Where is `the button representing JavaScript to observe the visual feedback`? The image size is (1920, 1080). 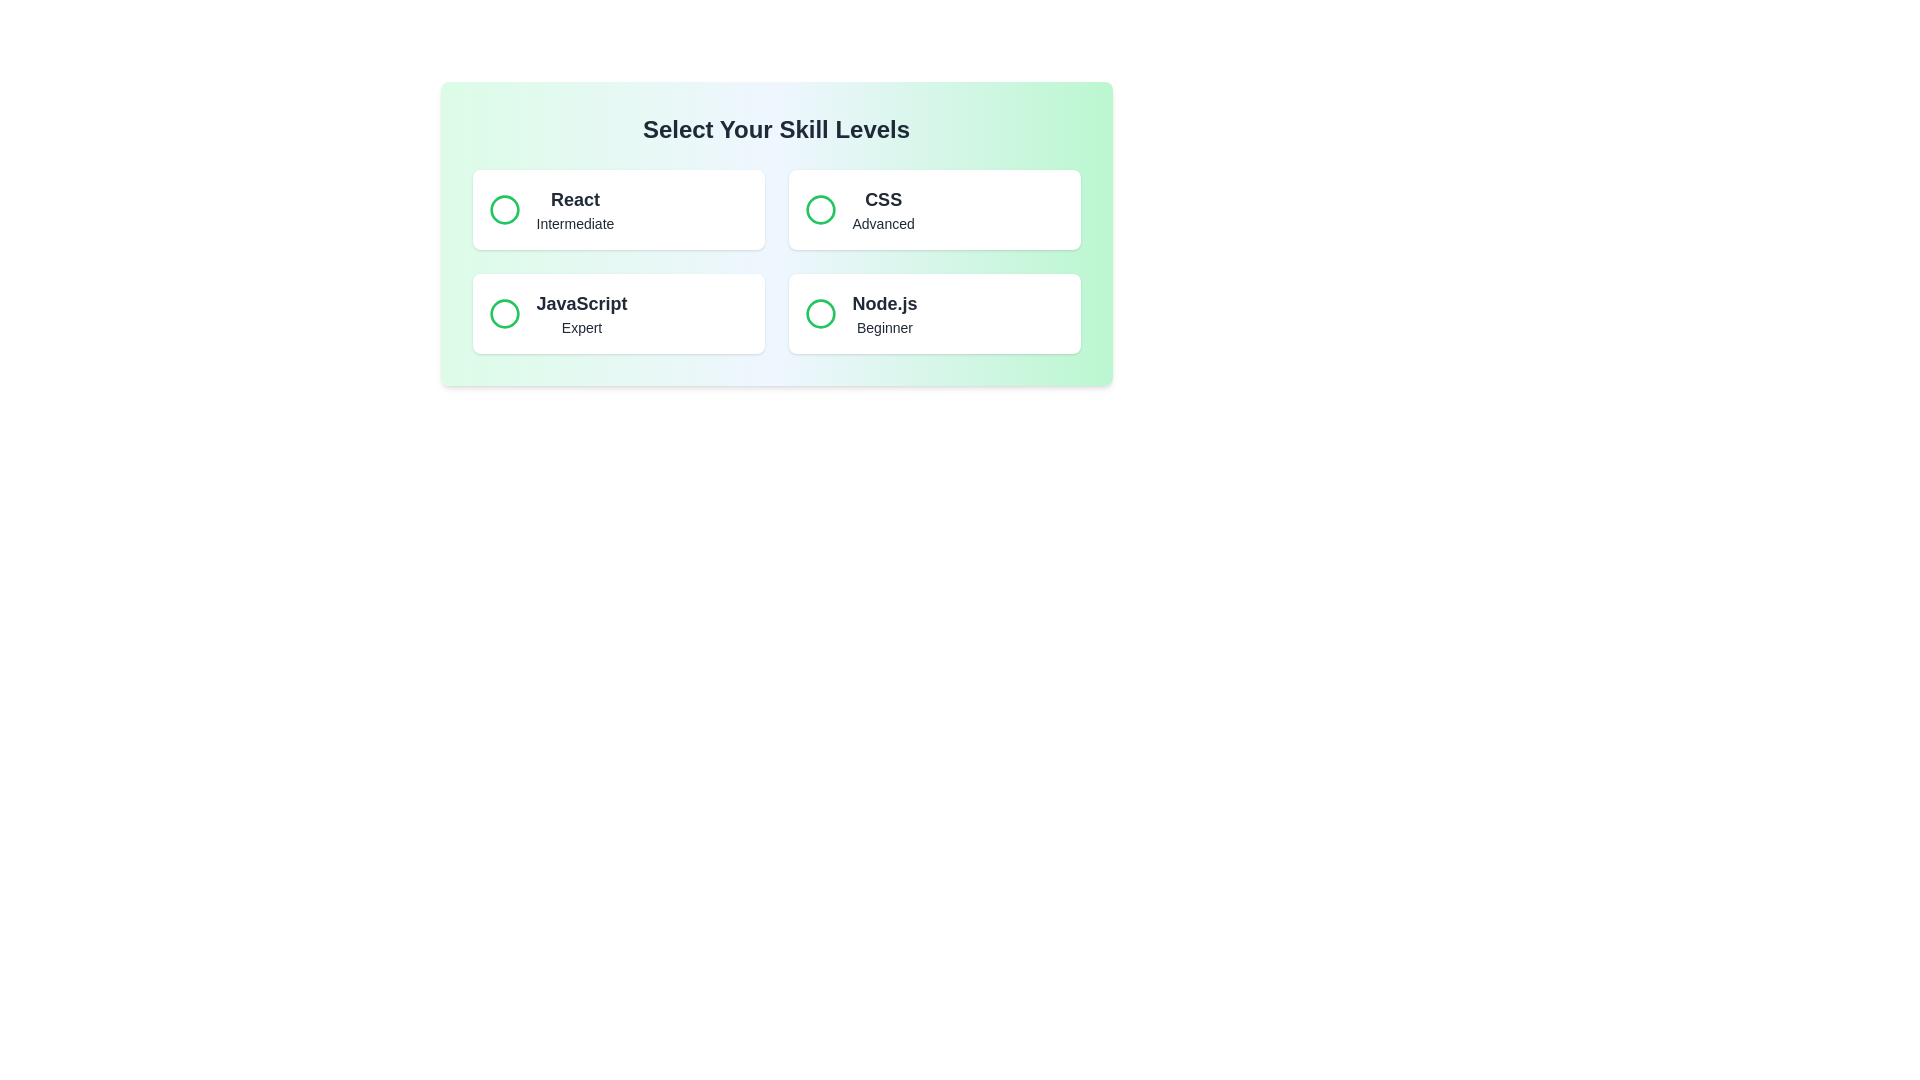 the button representing JavaScript to observe the visual feedback is located at coordinates (617, 313).